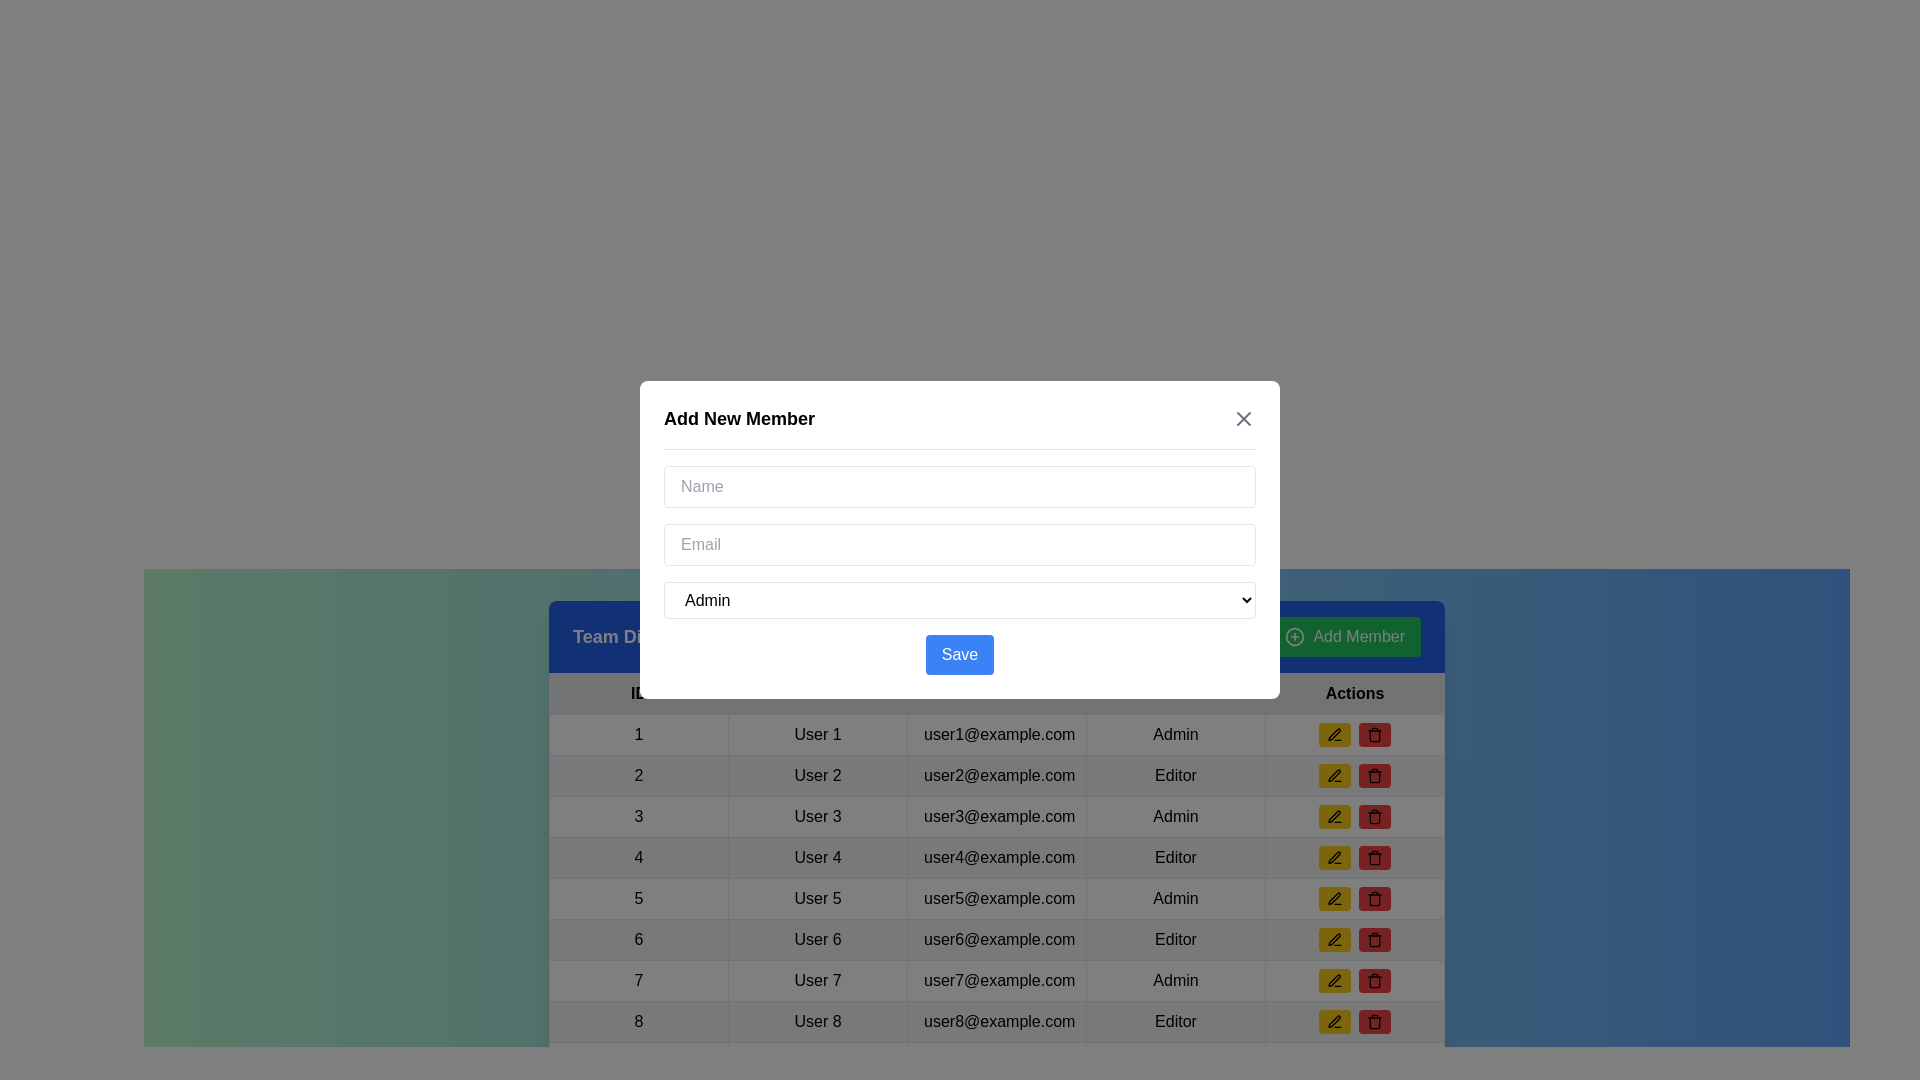 Image resolution: width=1920 pixels, height=1080 pixels. I want to click on the yellow edit icon in the grouped button component located in the Actions column of the table for the entry with email 'user6@example.com' to initiate editing, so click(1354, 940).